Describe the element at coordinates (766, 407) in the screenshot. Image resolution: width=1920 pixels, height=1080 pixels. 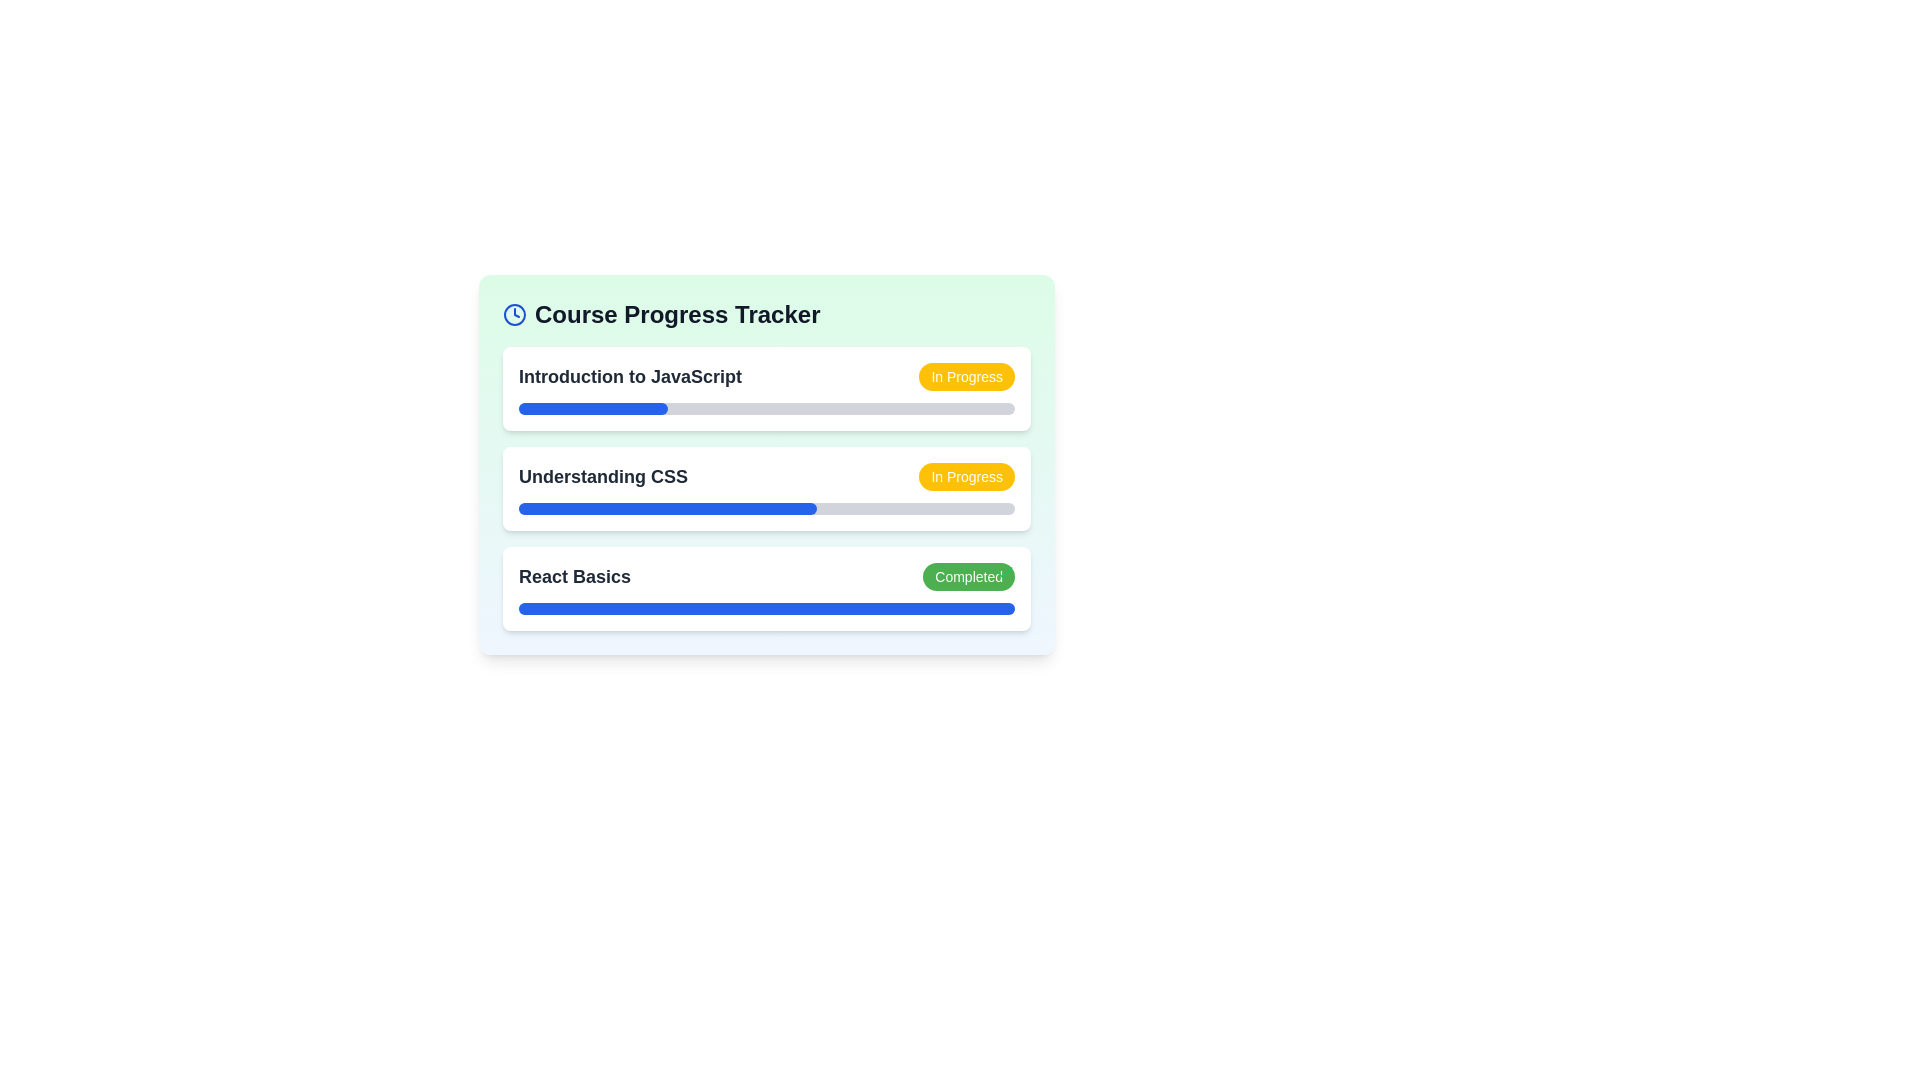
I see `the visual change in the progress bar located under the 'Course Progress Tracker' subsection titled 'Introduction to JavaScript', which has a gray background and a partially filled blue section representing 30% progress` at that location.